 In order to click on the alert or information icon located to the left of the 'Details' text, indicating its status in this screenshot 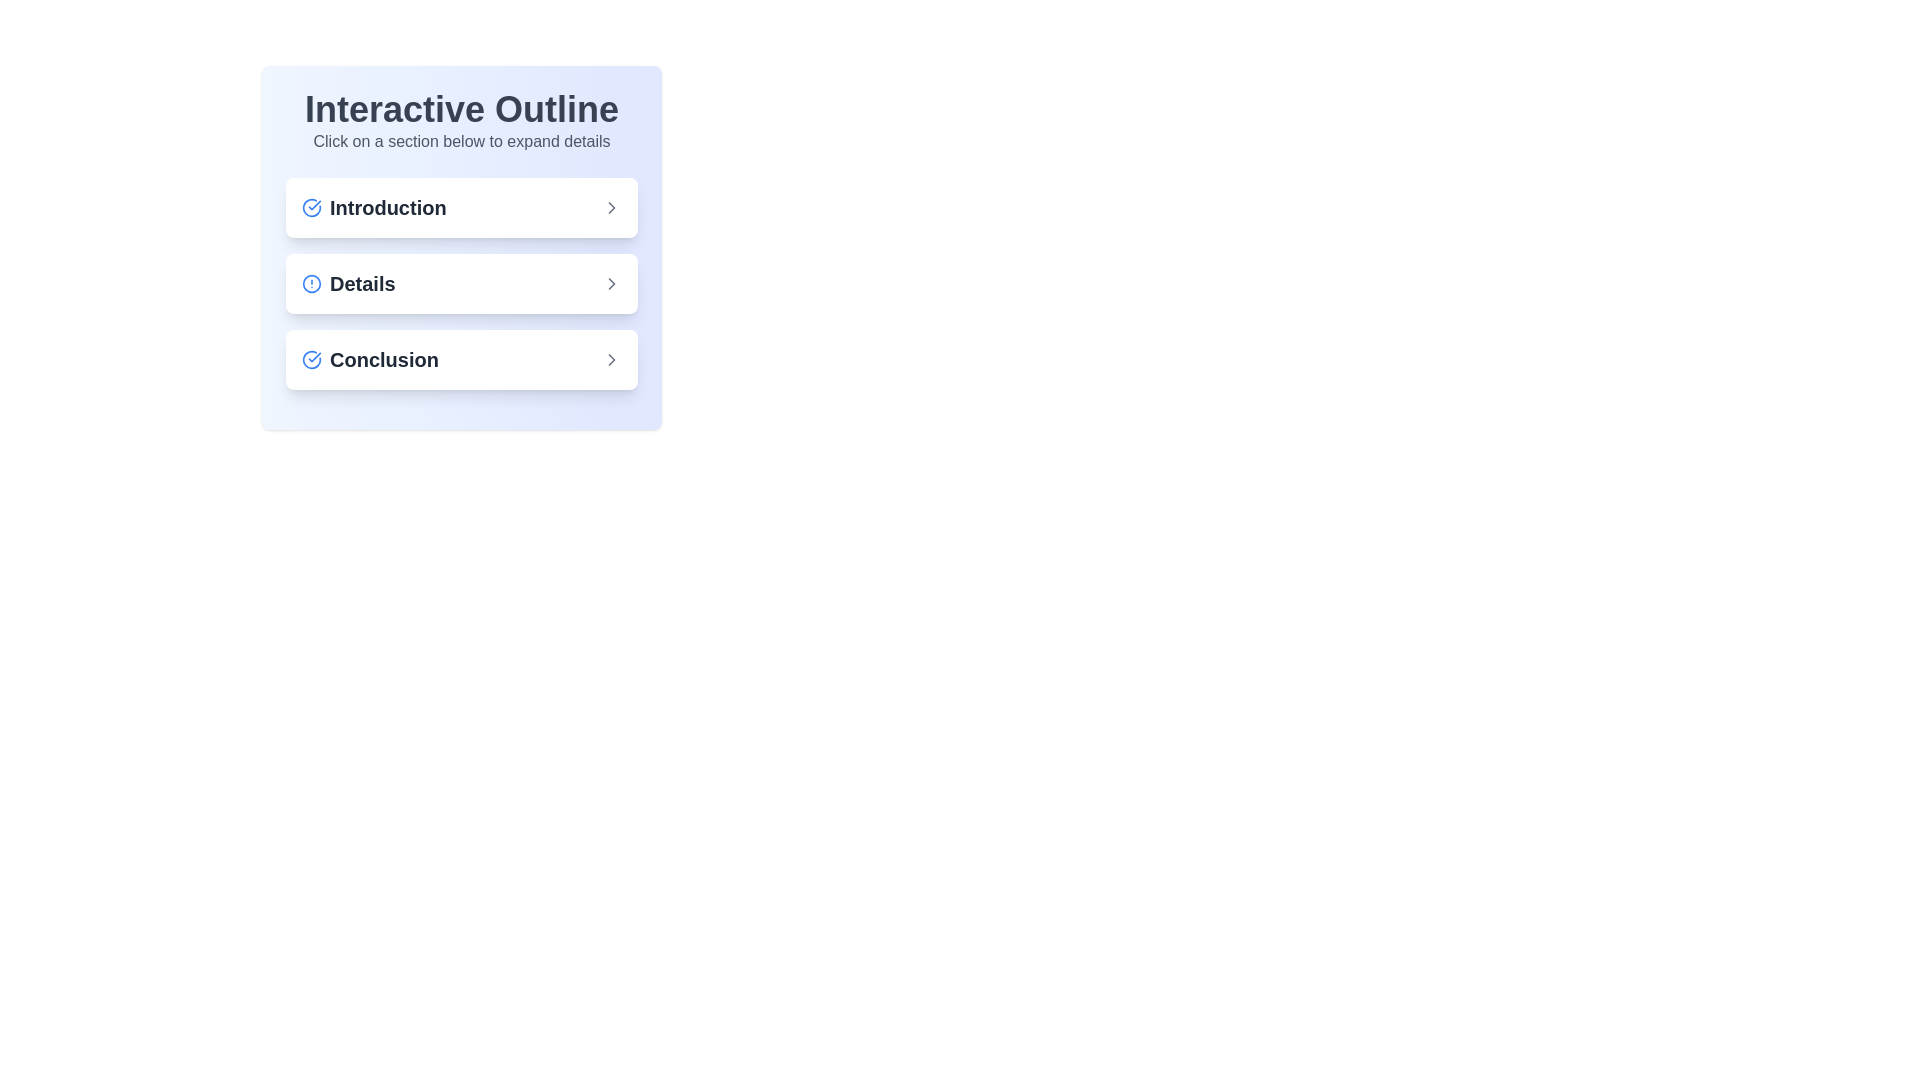, I will do `click(311, 284)`.